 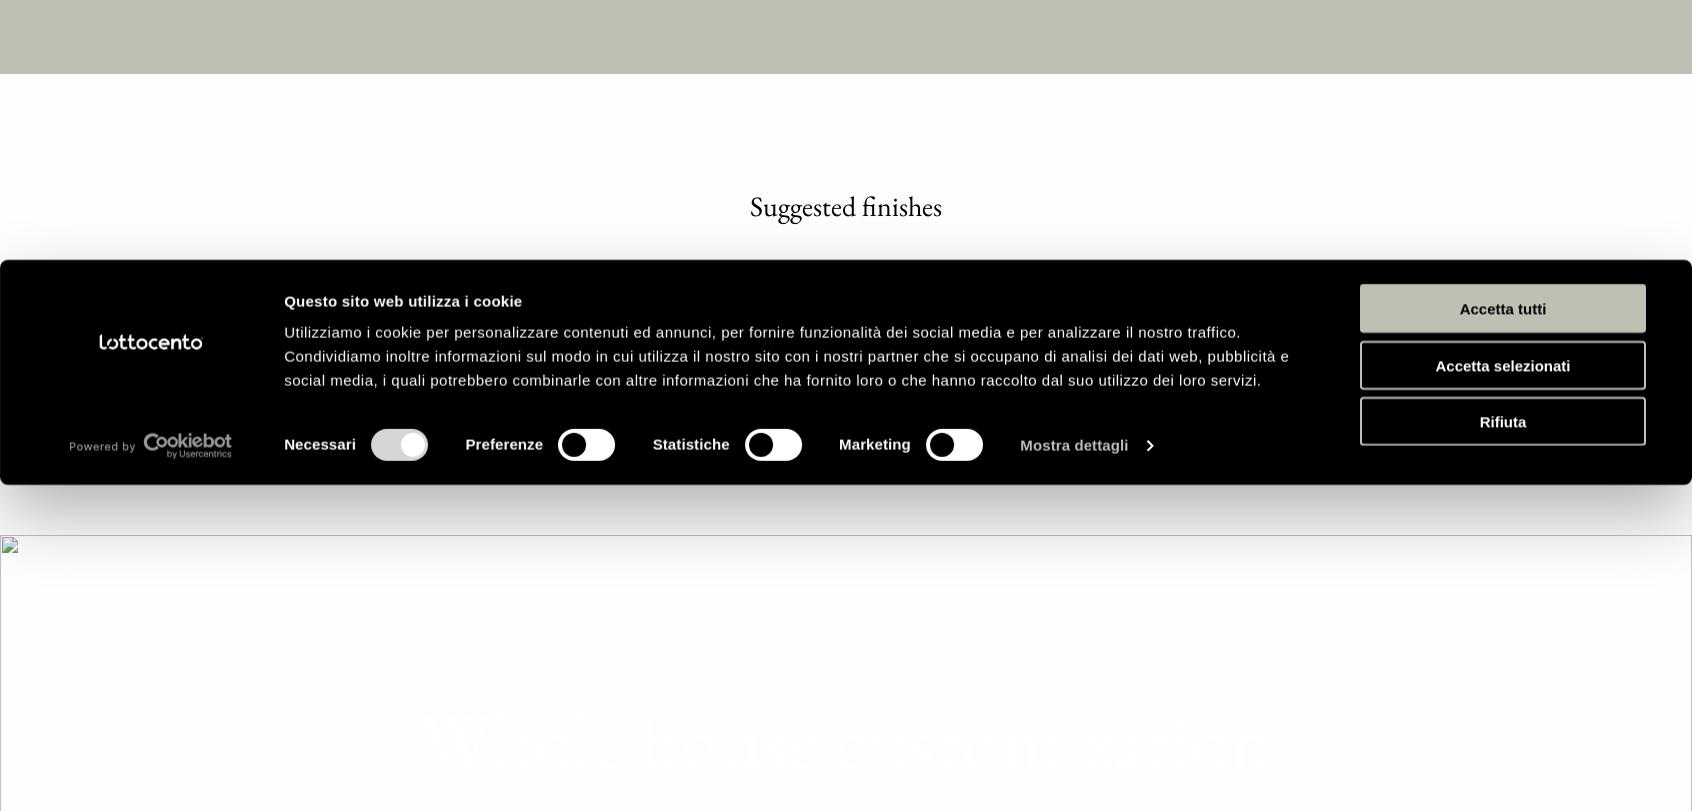 What do you see at coordinates (786, 249) in the screenshot?
I see `'Utilizziamo i cookie per personalizzare contenuti ed annunci, per fornire funzionalità dei social media e per analizzare il nostro traffico. Condividiamo inoltre informazioni sul modo in cui utilizza il nostro sito con i nostri partner che si occupano di analisi dei dati web, pubblicità e social media, i quali potrebbero combinarle con altre informazioni che ha fornito loro o che hanno raccolto dal suo utilizzo dei loro servizi.'` at bounding box center [786, 249].